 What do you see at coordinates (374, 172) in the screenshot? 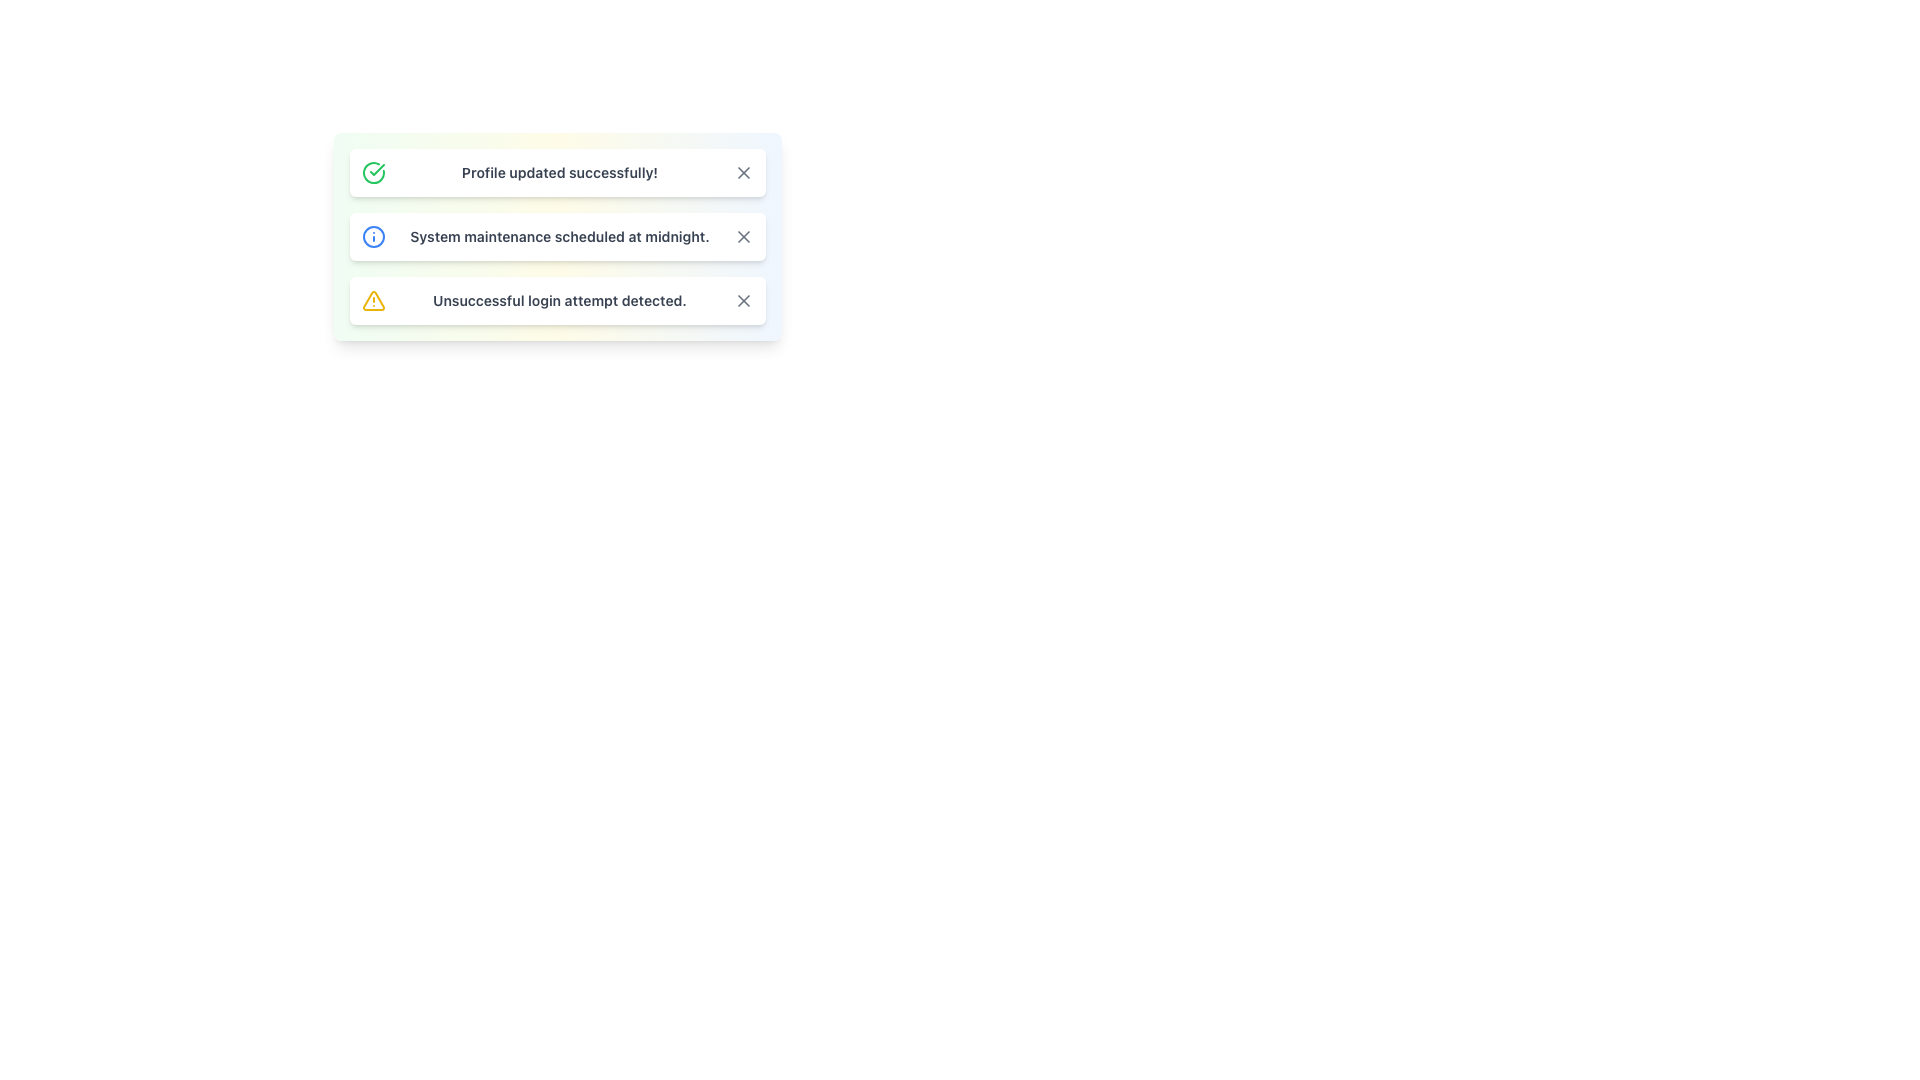
I see `the circular checkmark icon with a green outline that indicates a successful profile update, located at the top of the first notification card` at bounding box center [374, 172].